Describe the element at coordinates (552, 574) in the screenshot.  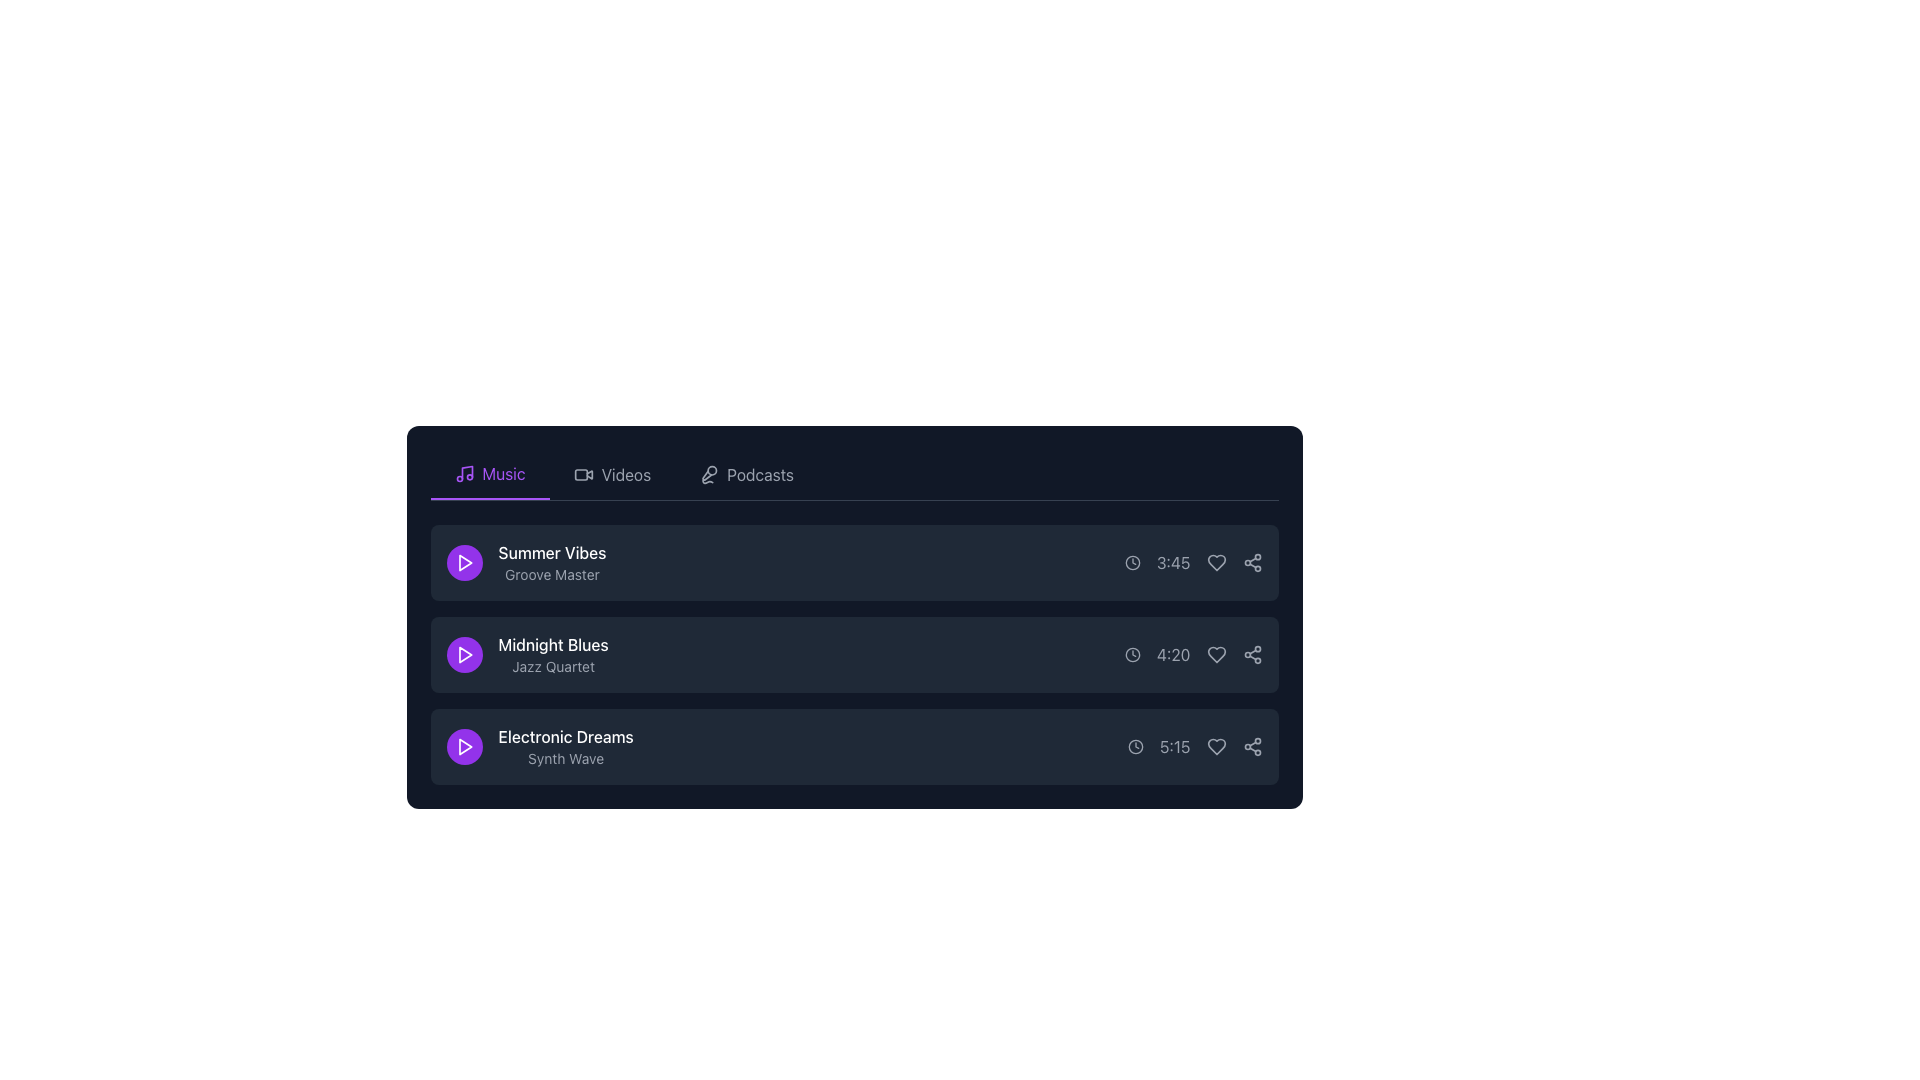
I see `text label located directly below the 'Summer Vibes' text, which represents the artist or genre associated with this music item` at that location.